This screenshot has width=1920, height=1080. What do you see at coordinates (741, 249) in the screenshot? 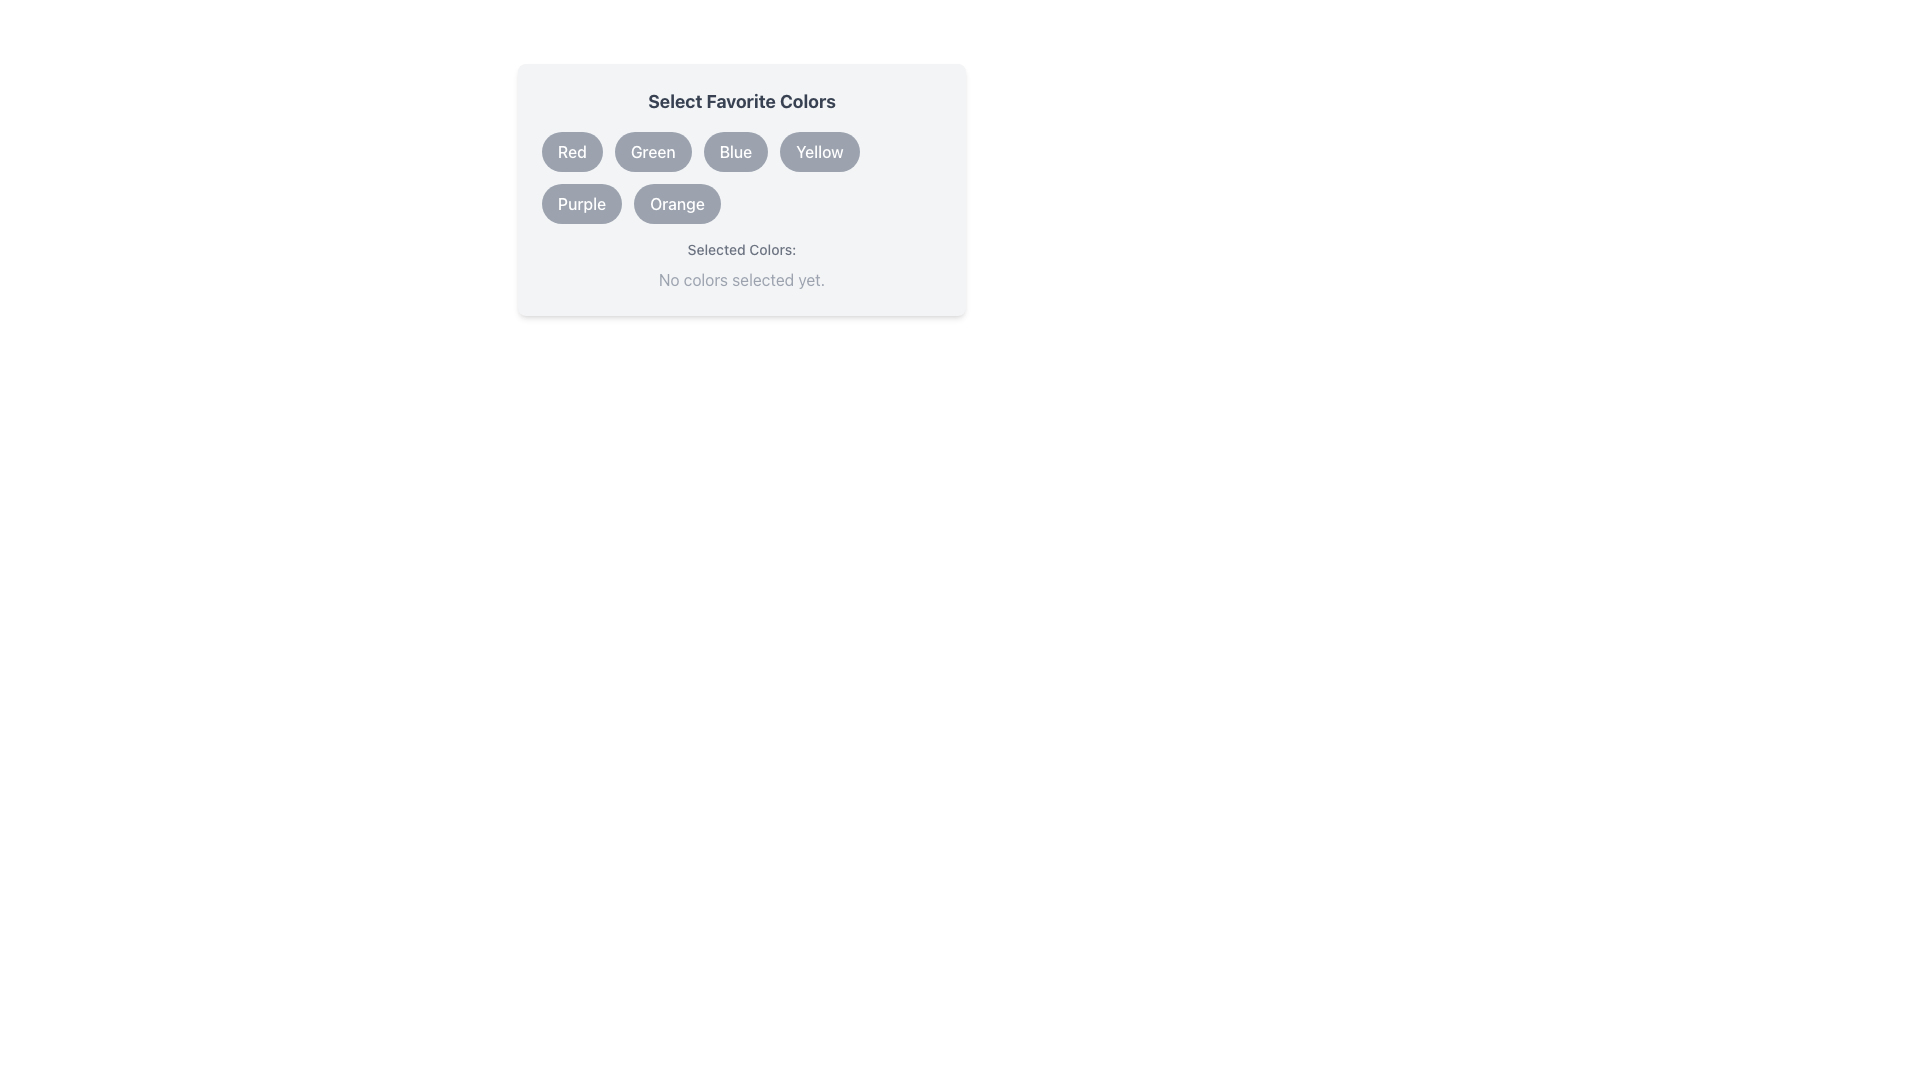
I see `the static text label indicating the section for selected colors, located above the 'No colors selected yet.' text and below the color selection buttons` at bounding box center [741, 249].